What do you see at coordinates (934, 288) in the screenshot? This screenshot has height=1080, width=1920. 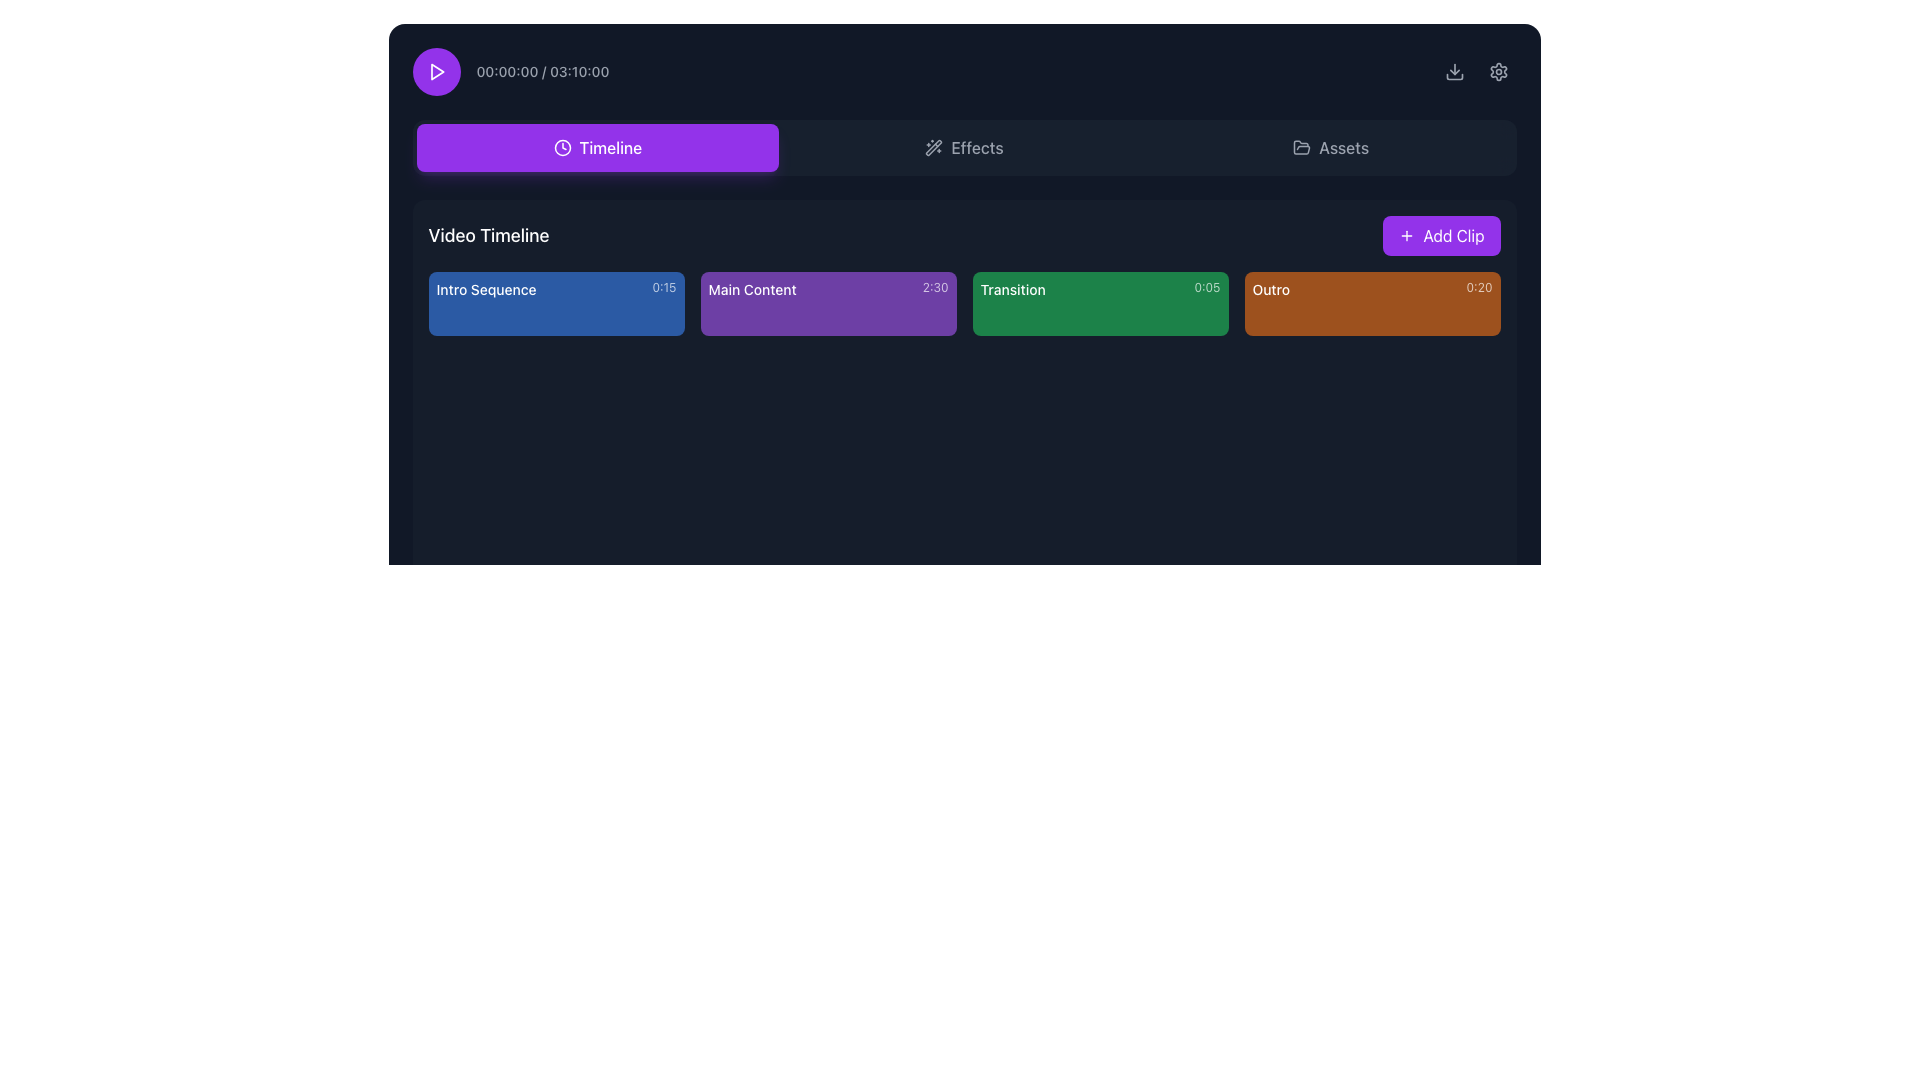 I see `the text label displaying the time '2:30' located at the right edge of the 'Main Content' rectangle` at bounding box center [934, 288].